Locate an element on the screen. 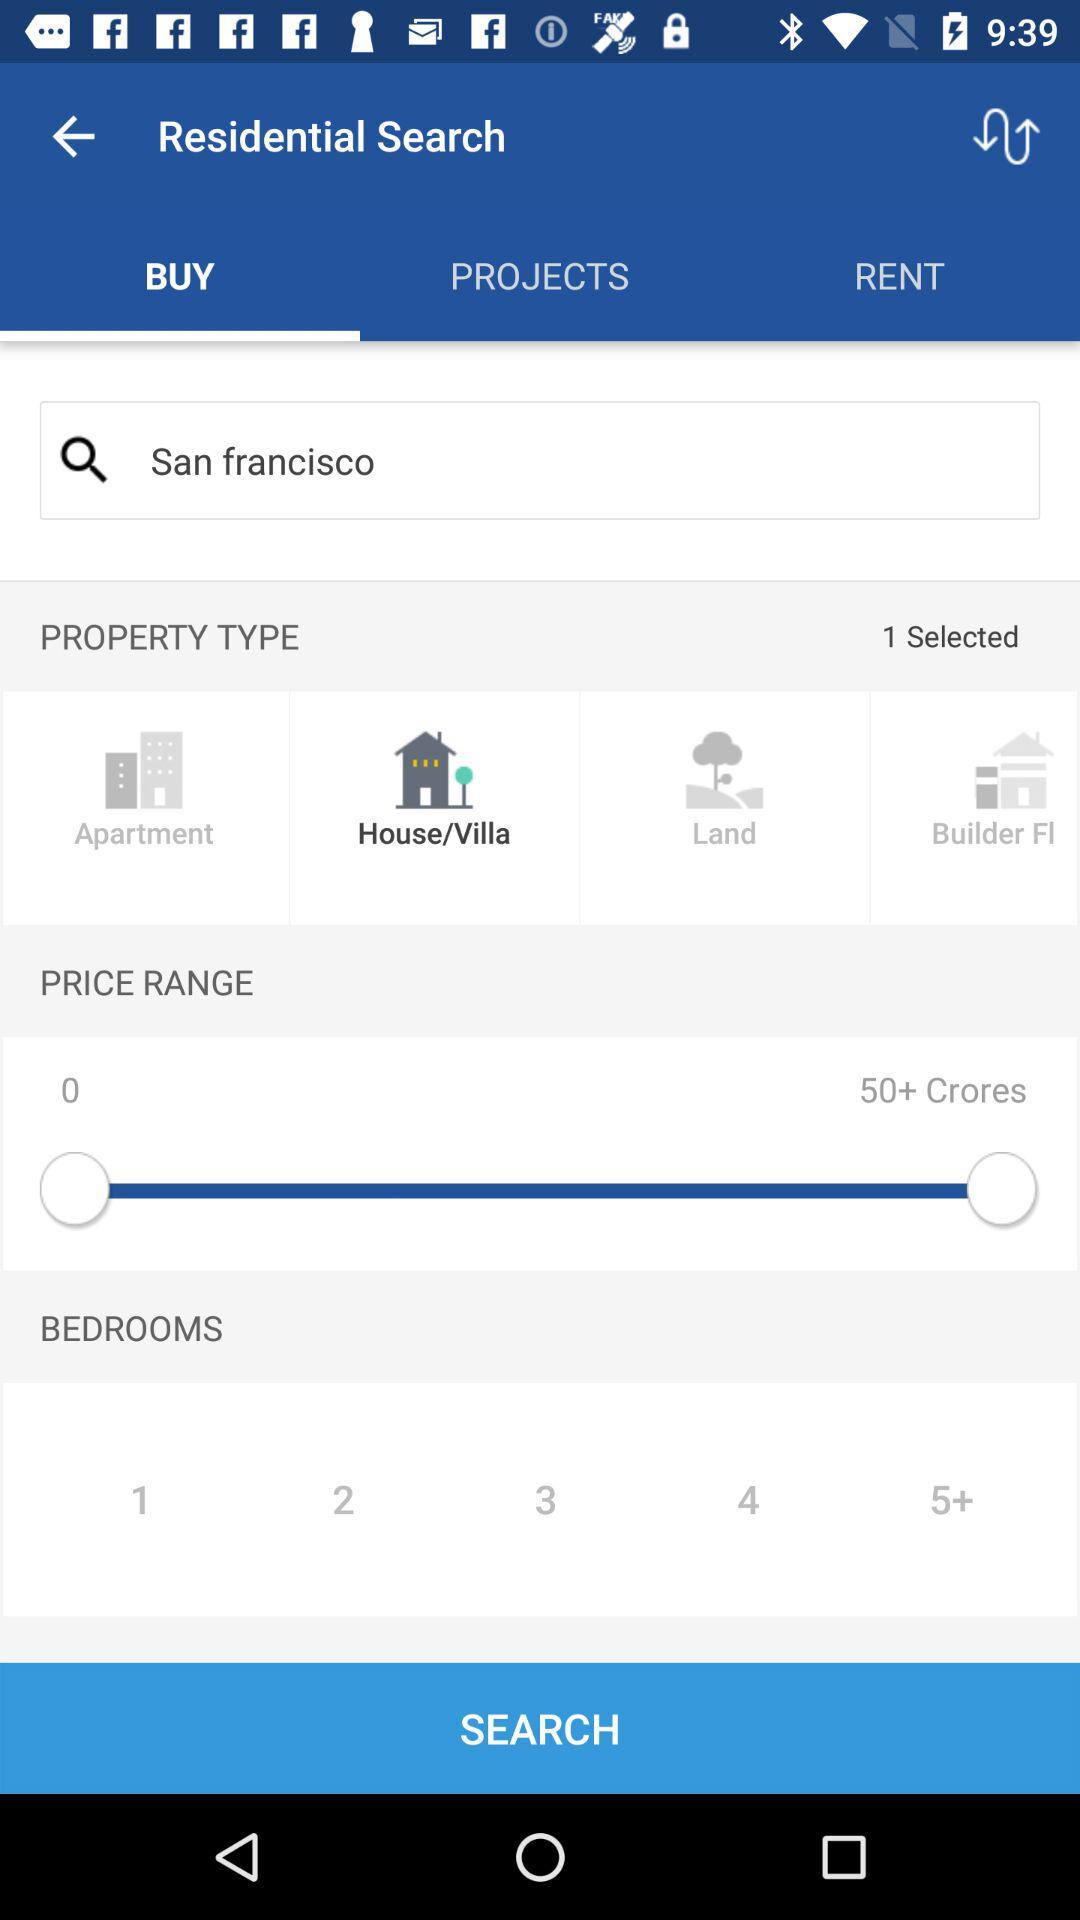  the numeric three which is above search option is located at coordinates (546, 1499).